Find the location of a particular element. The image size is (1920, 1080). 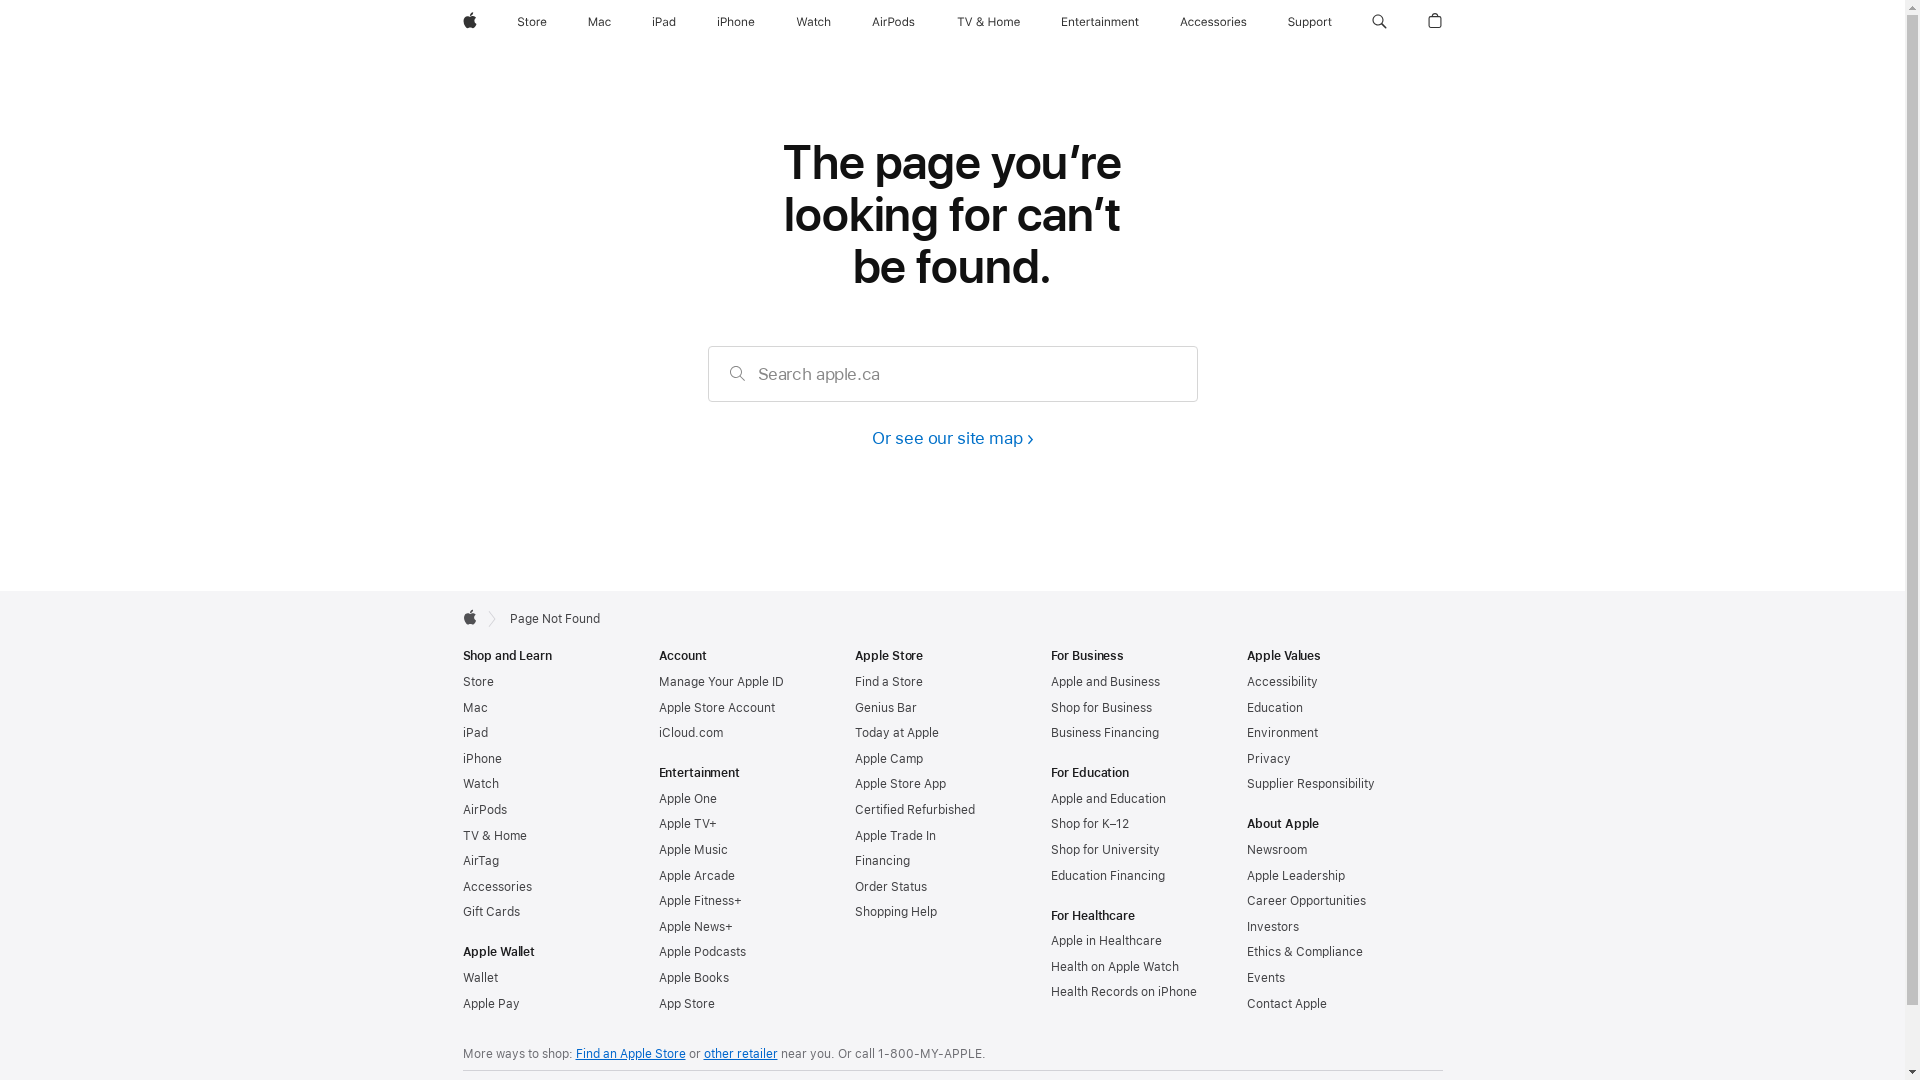

'Apple News+' is located at coordinates (695, 926).